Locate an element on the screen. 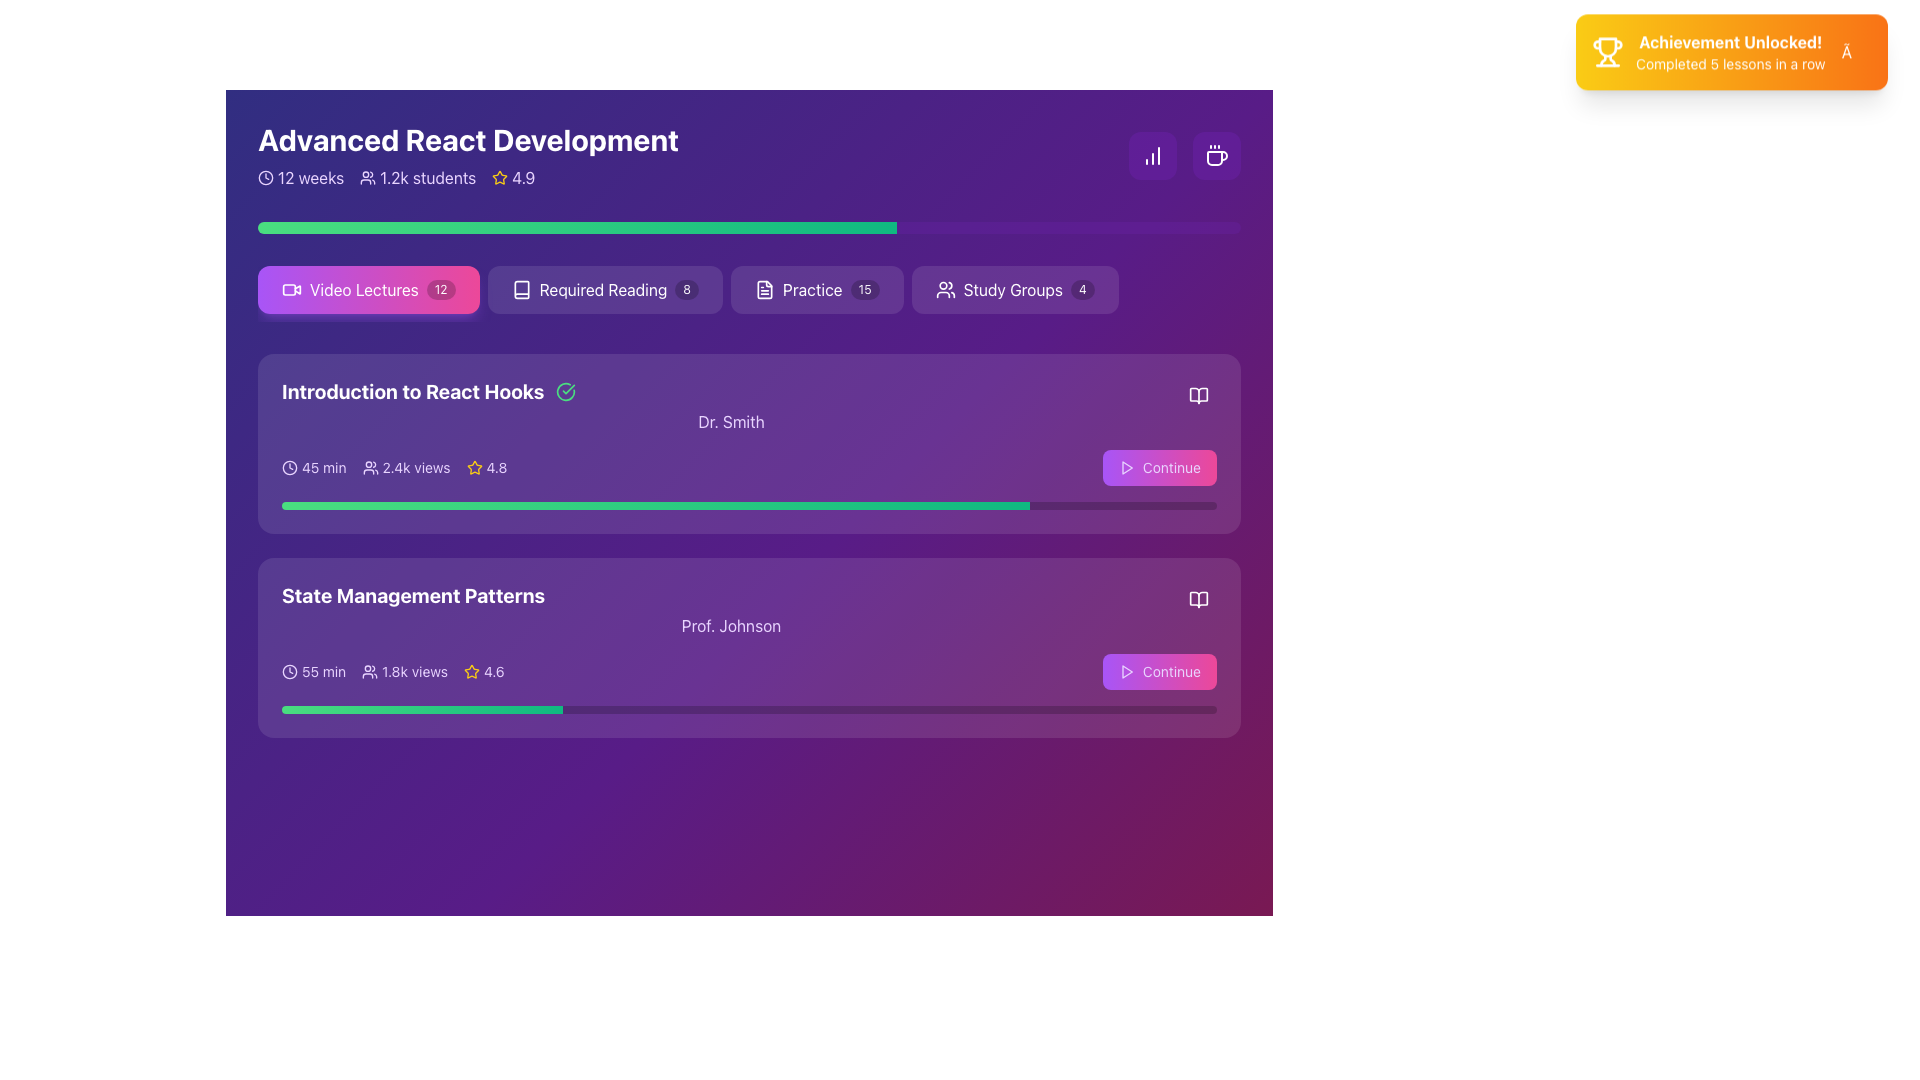 The image size is (1920, 1080). slider value is located at coordinates (813, 504).